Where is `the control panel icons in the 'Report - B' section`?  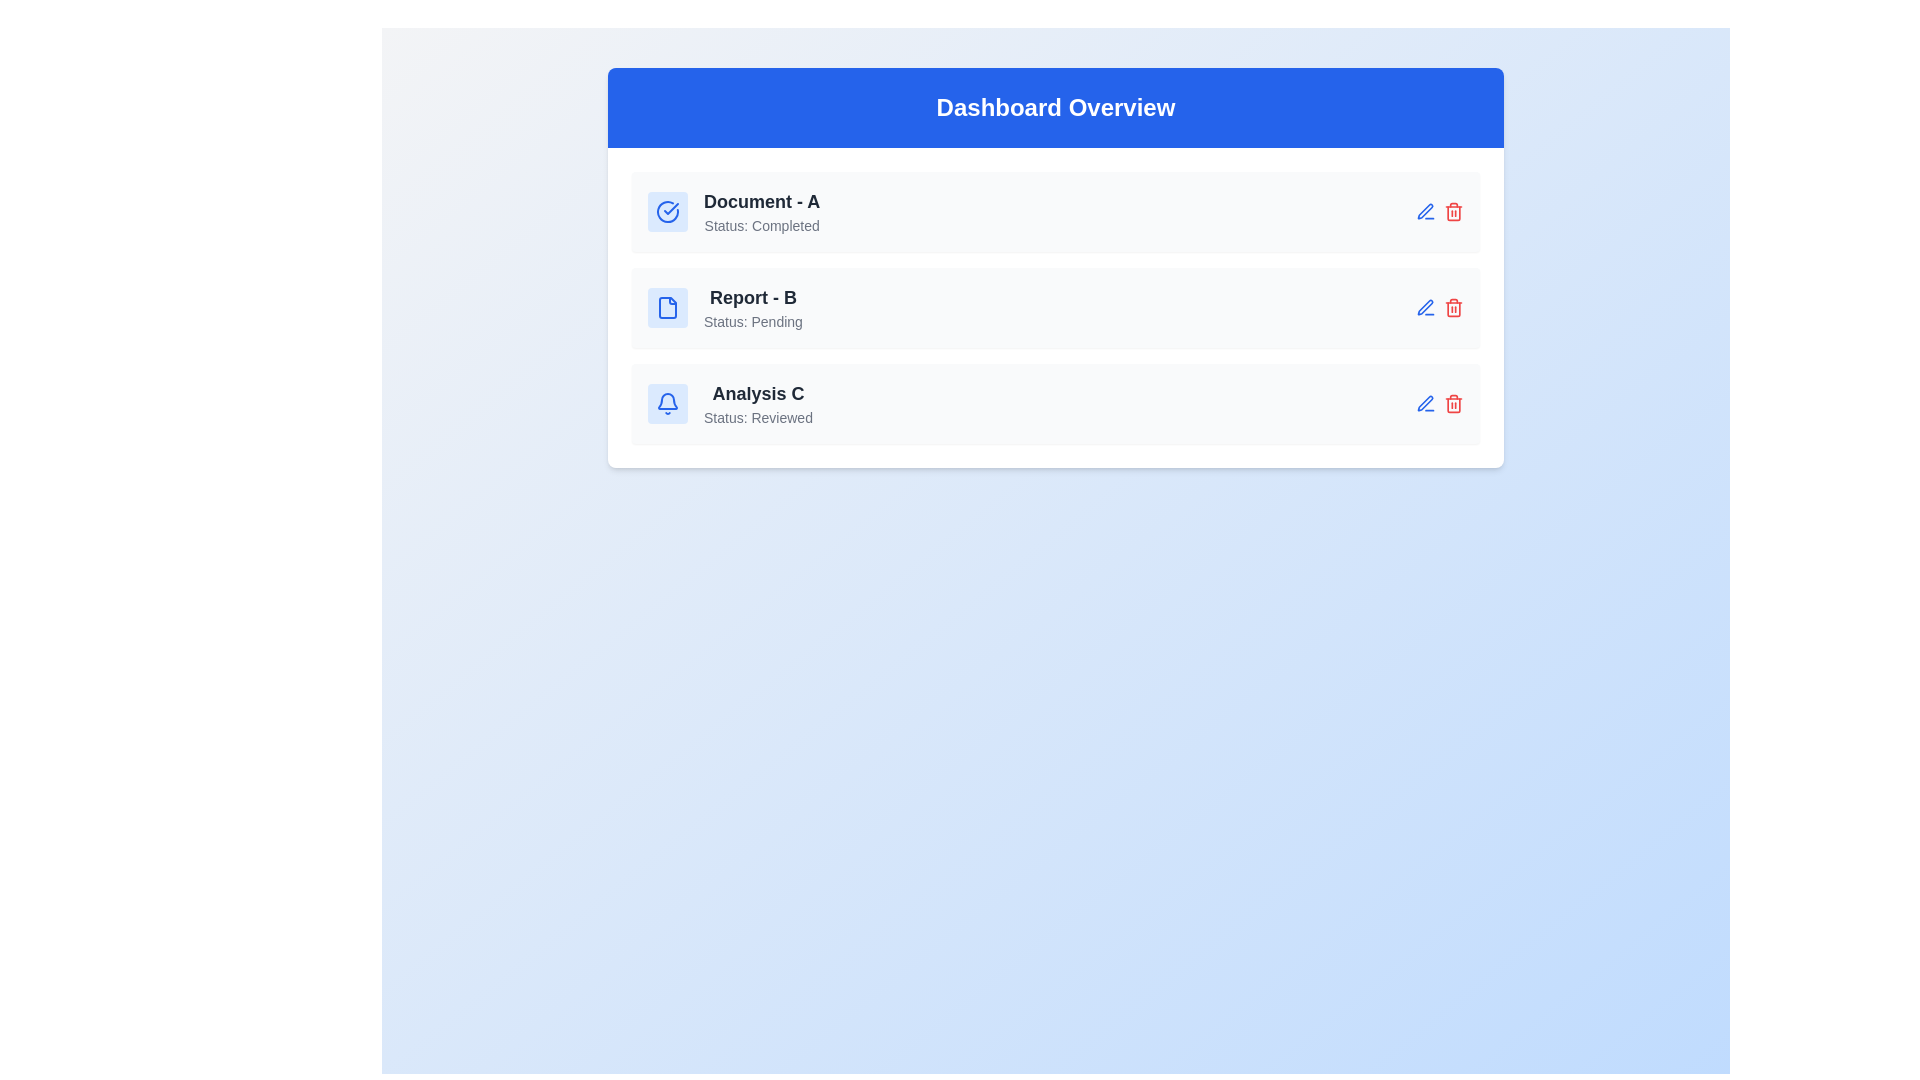 the control panel icons in the 'Report - B' section is located at coordinates (1440, 308).